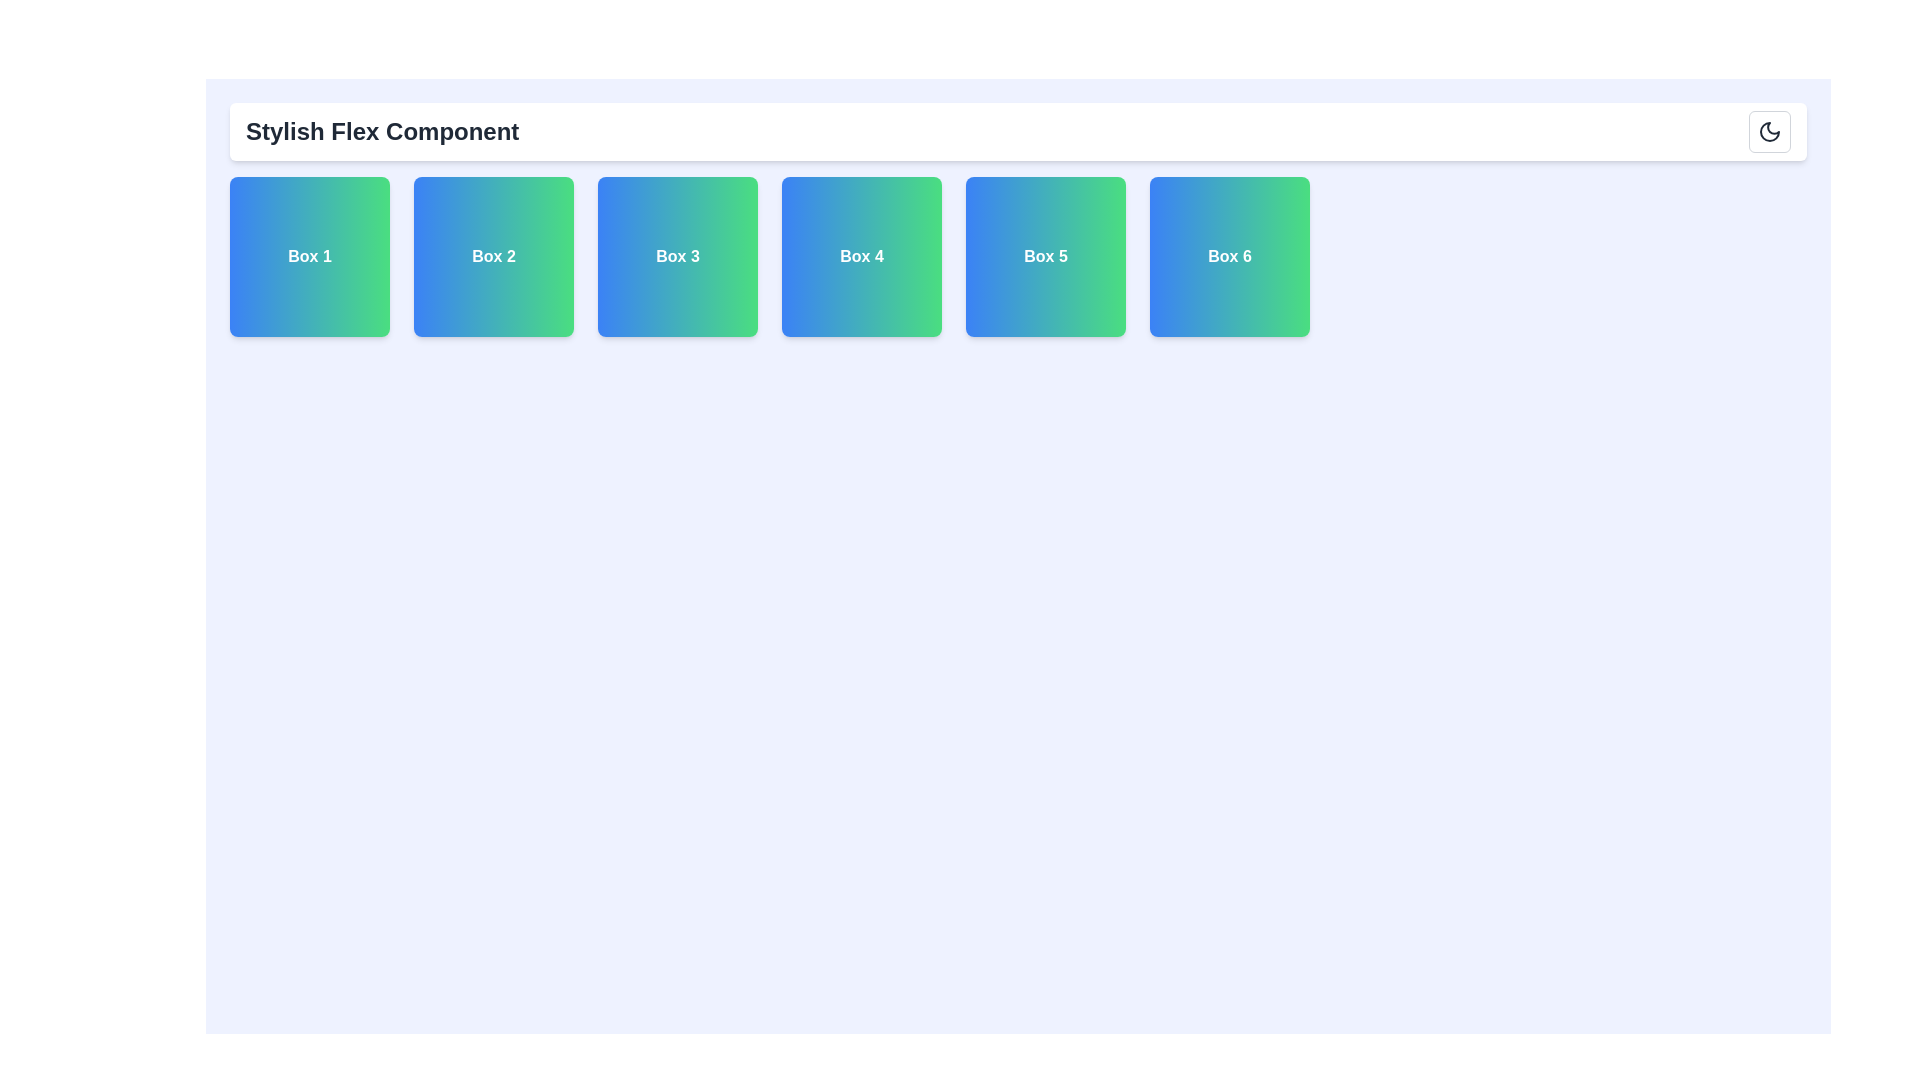 The image size is (1920, 1080). What do you see at coordinates (677, 256) in the screenshot?
I see `the Text-labeled interactive box, which is the third element in a horizontal sequence of six boxes labeled from Box 1 to Box 6` at bounding box center [677, 256].